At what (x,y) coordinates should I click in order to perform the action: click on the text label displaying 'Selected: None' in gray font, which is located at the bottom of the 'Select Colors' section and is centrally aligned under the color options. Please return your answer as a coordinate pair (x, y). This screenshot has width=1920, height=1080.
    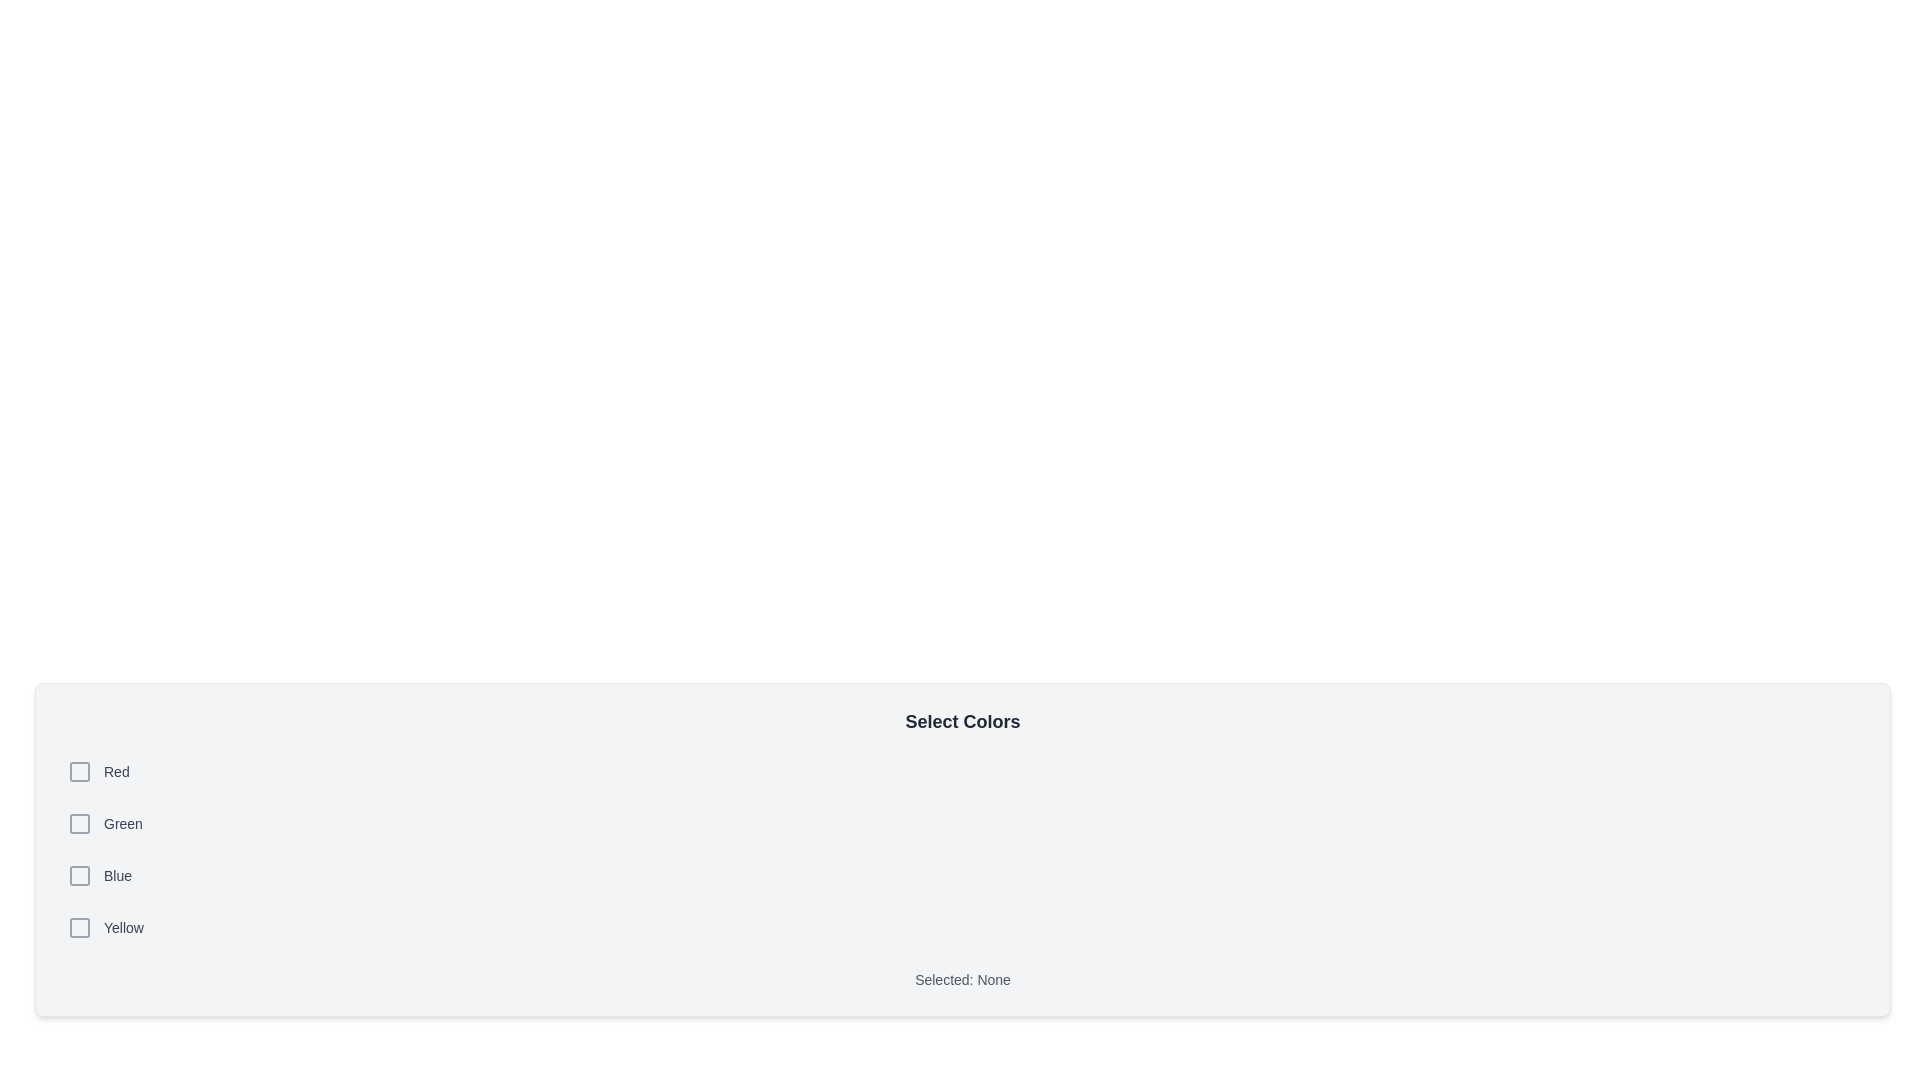
    Looking at the image, I should click on (963, 978).